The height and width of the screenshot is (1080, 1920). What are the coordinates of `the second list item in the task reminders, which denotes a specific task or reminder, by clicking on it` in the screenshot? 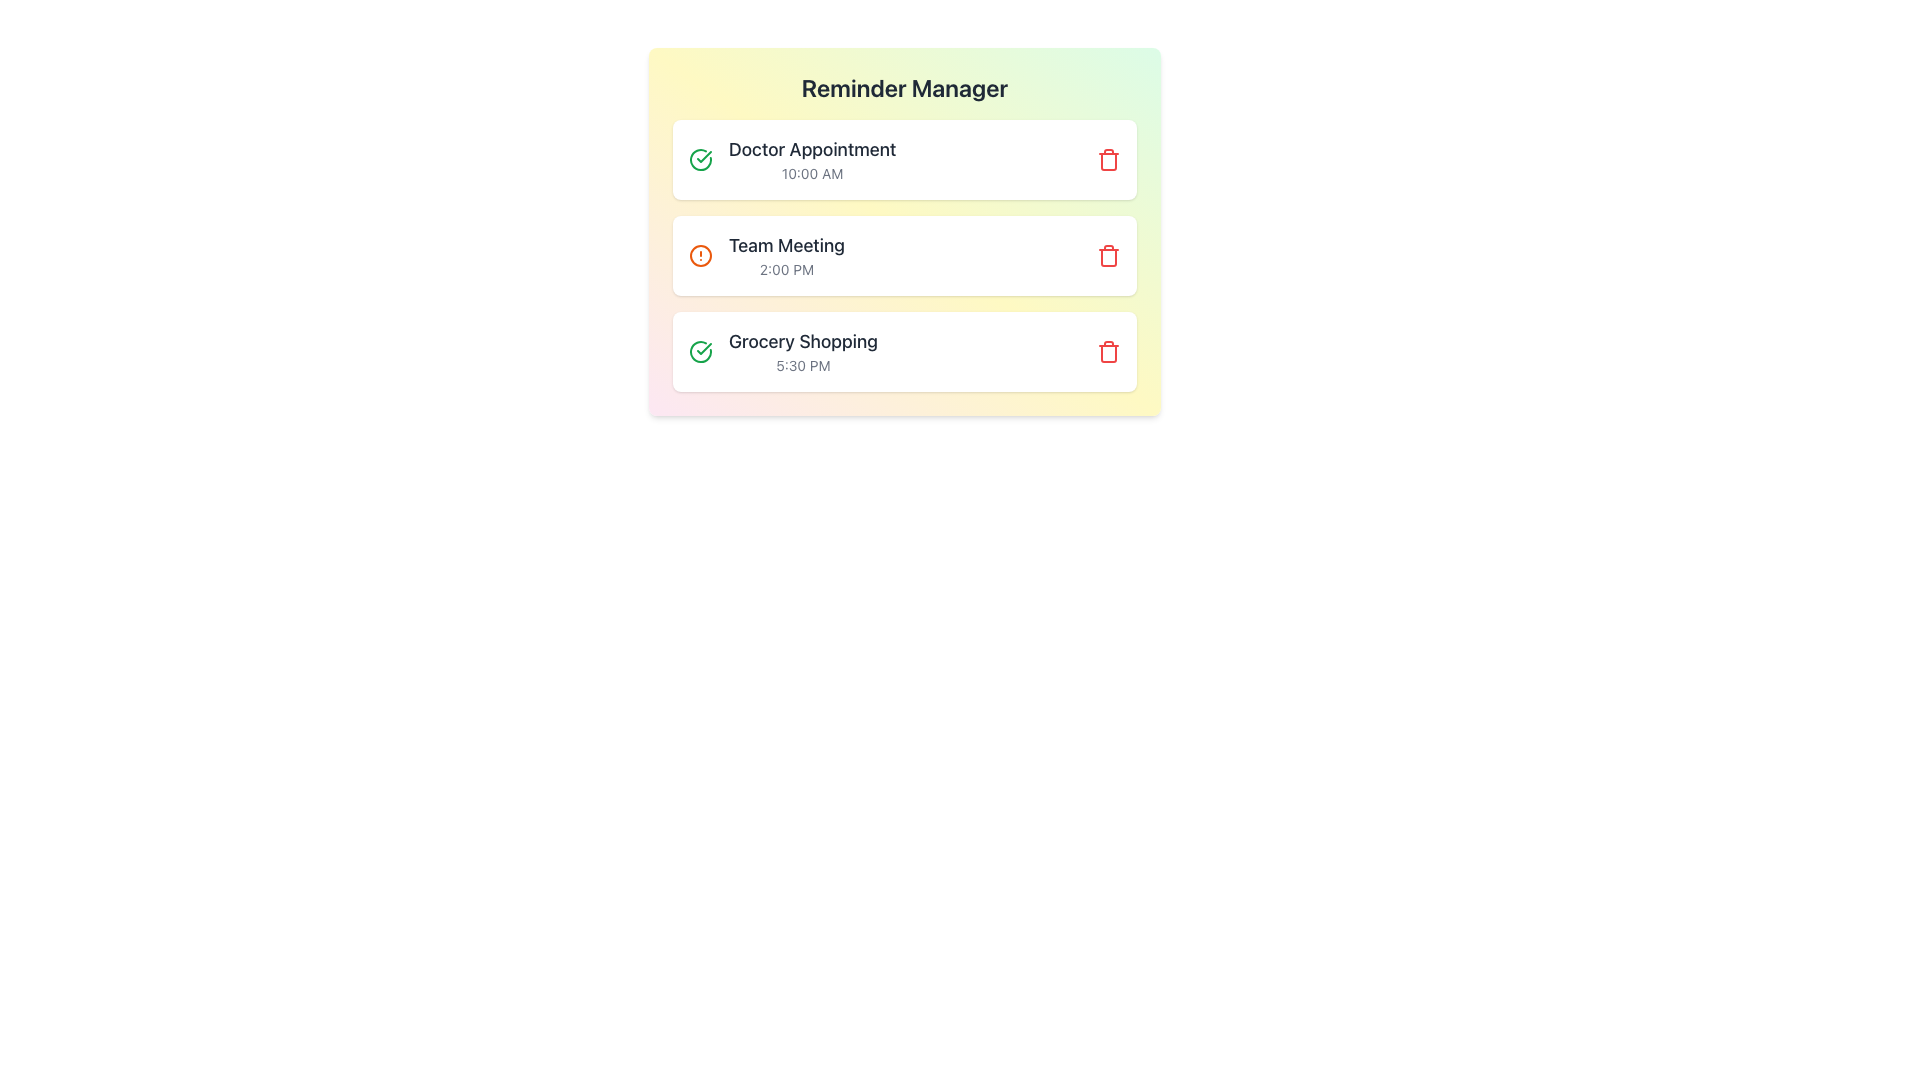 It's located at (786, 254).